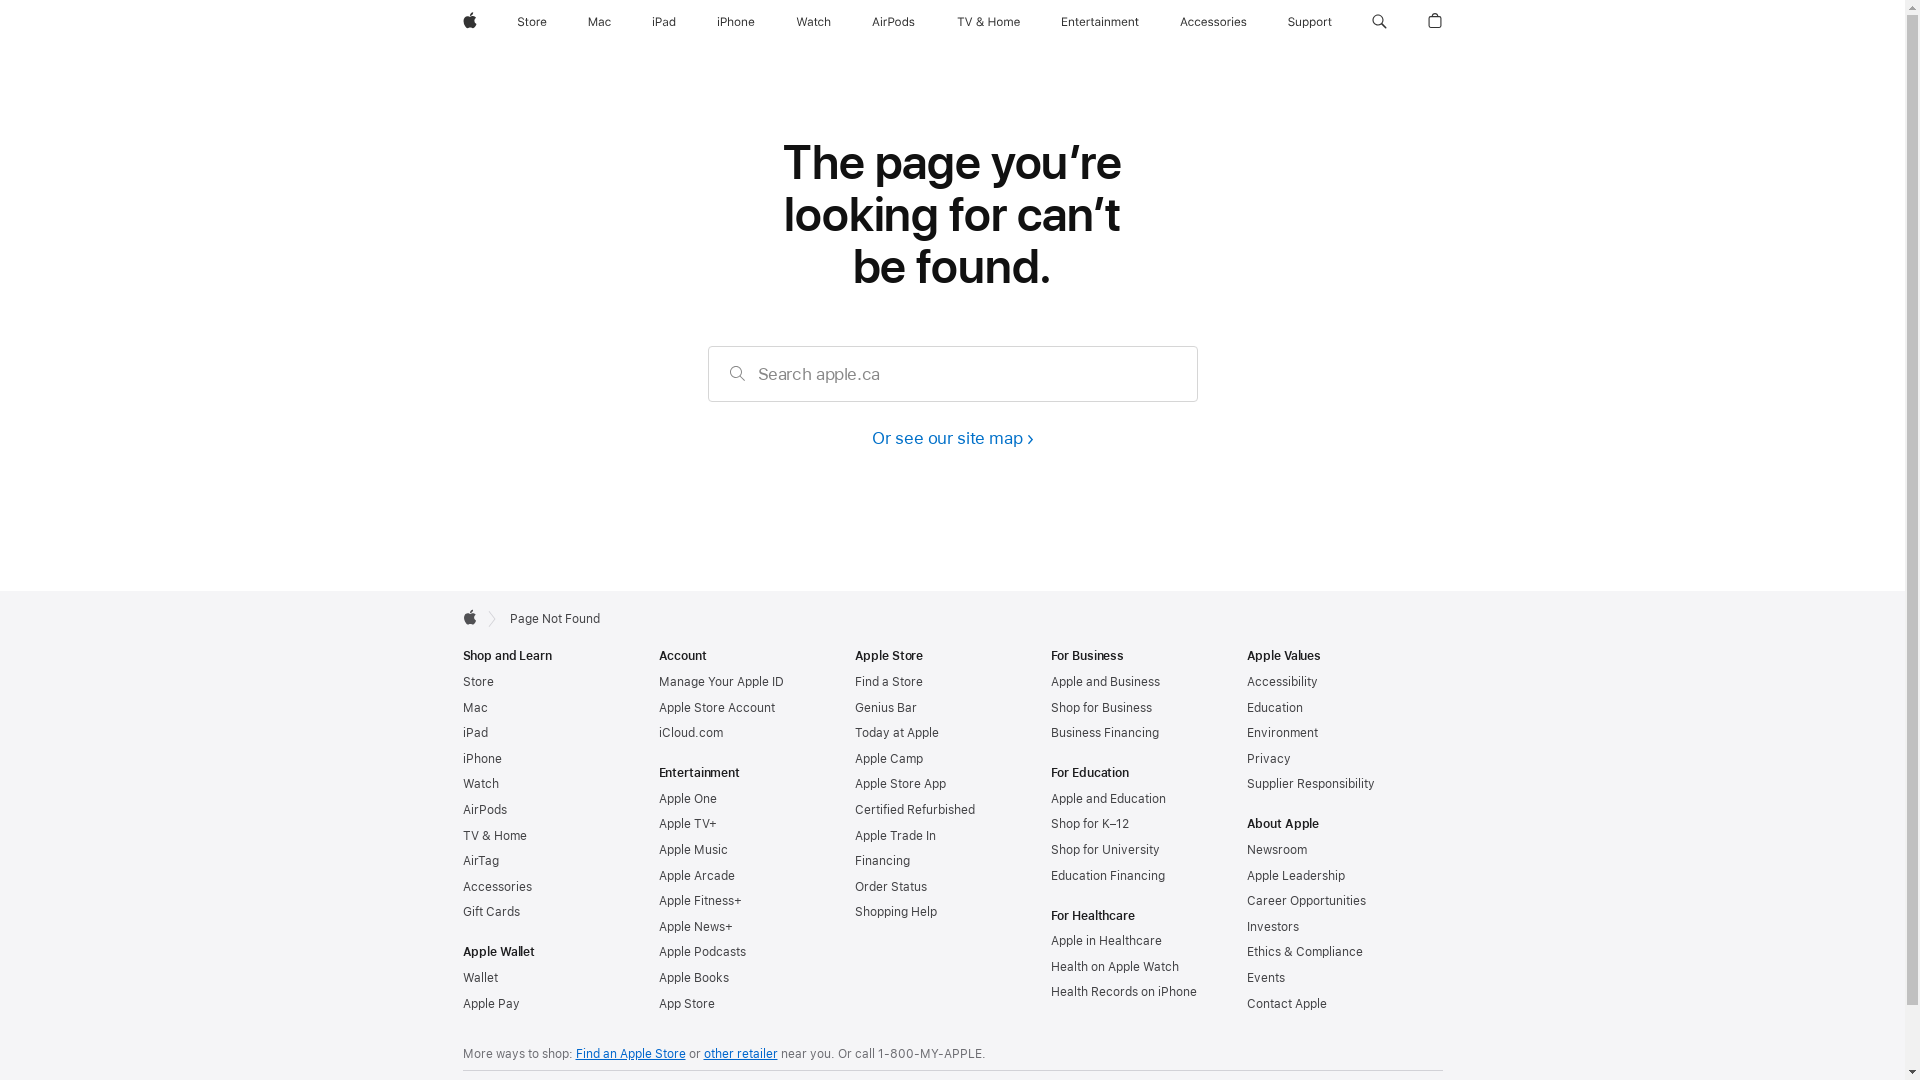 Image resolution: width=1920 pixels, height=1080 pixels. I want to click on 'Shop for University', so click(1103, 849).